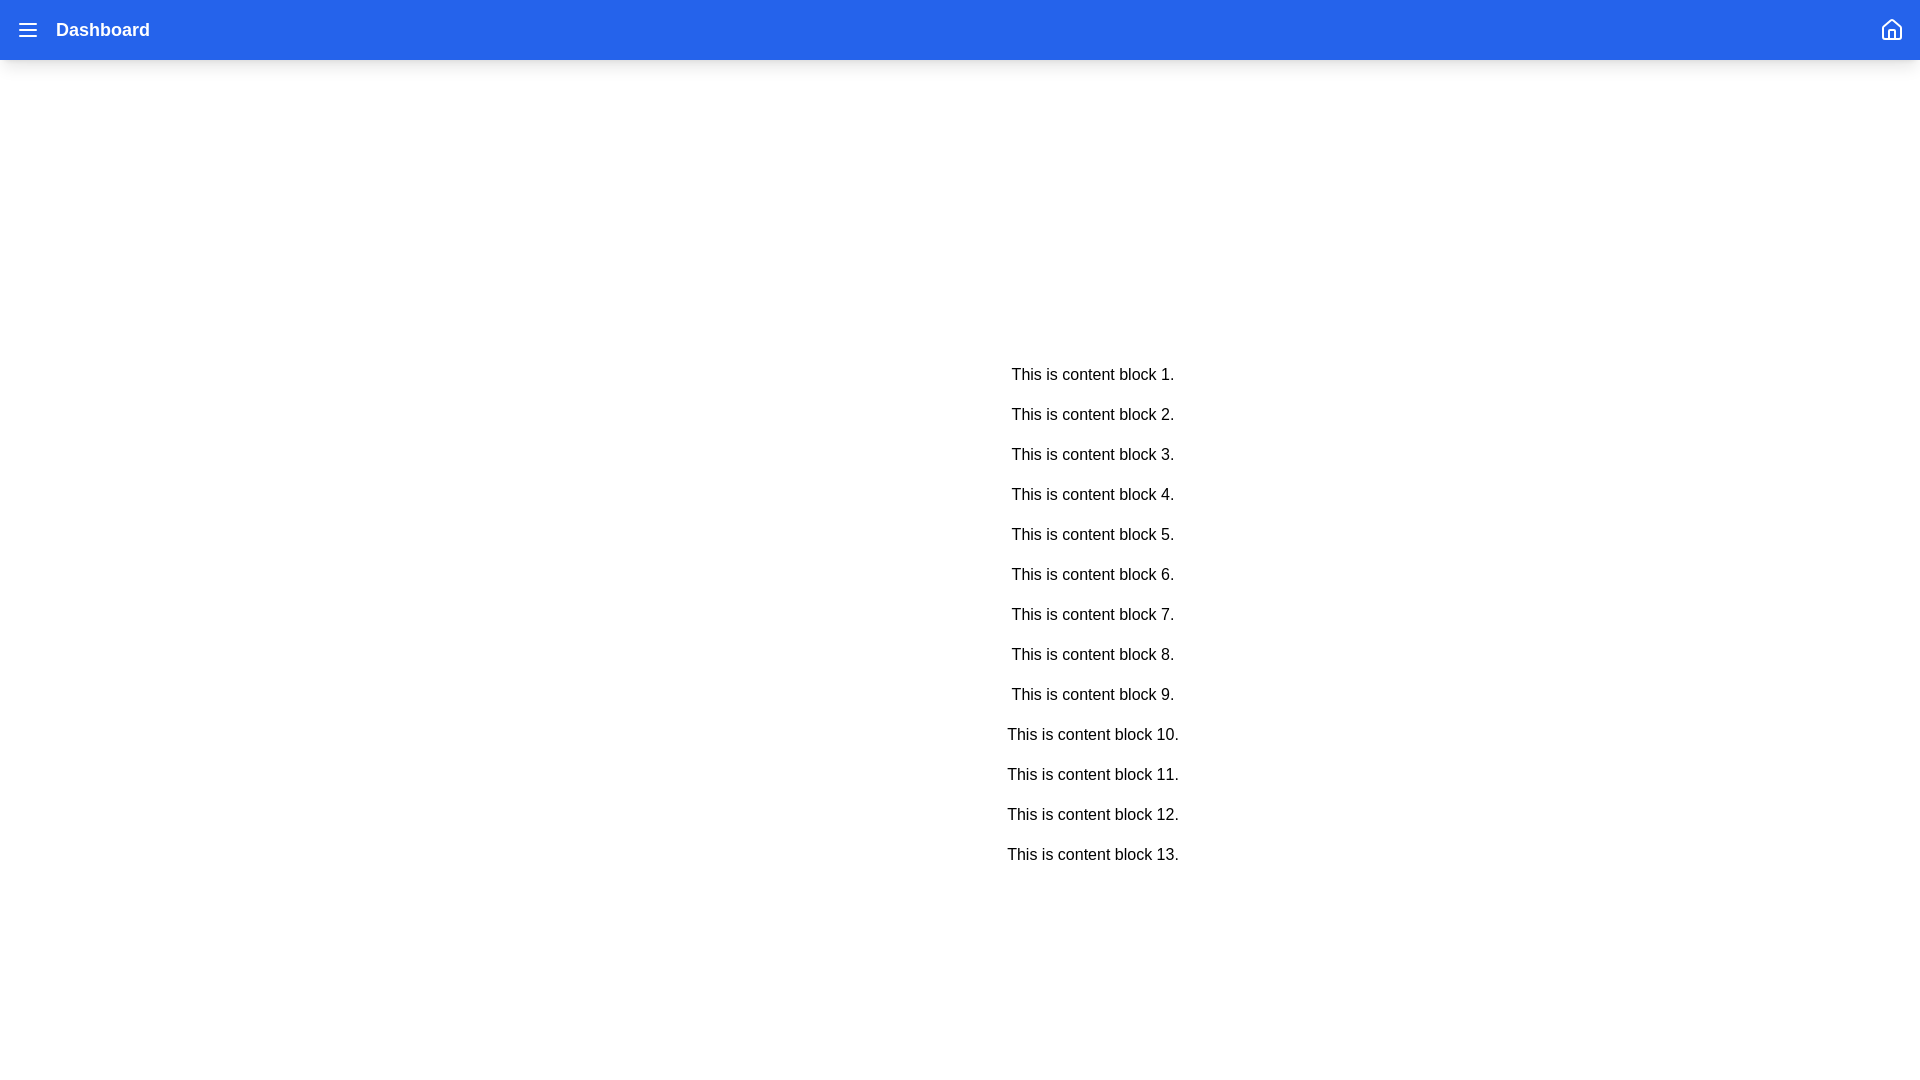 Image resolution: width=1920 pixels, height=1080 pixels. What do you see at coordinates (1092, 814) in the screenshot?
I see `the static text label displaying 'This is content block 12.', the twelfth item in a list of content blocks` at bounding box center [1092, 814].